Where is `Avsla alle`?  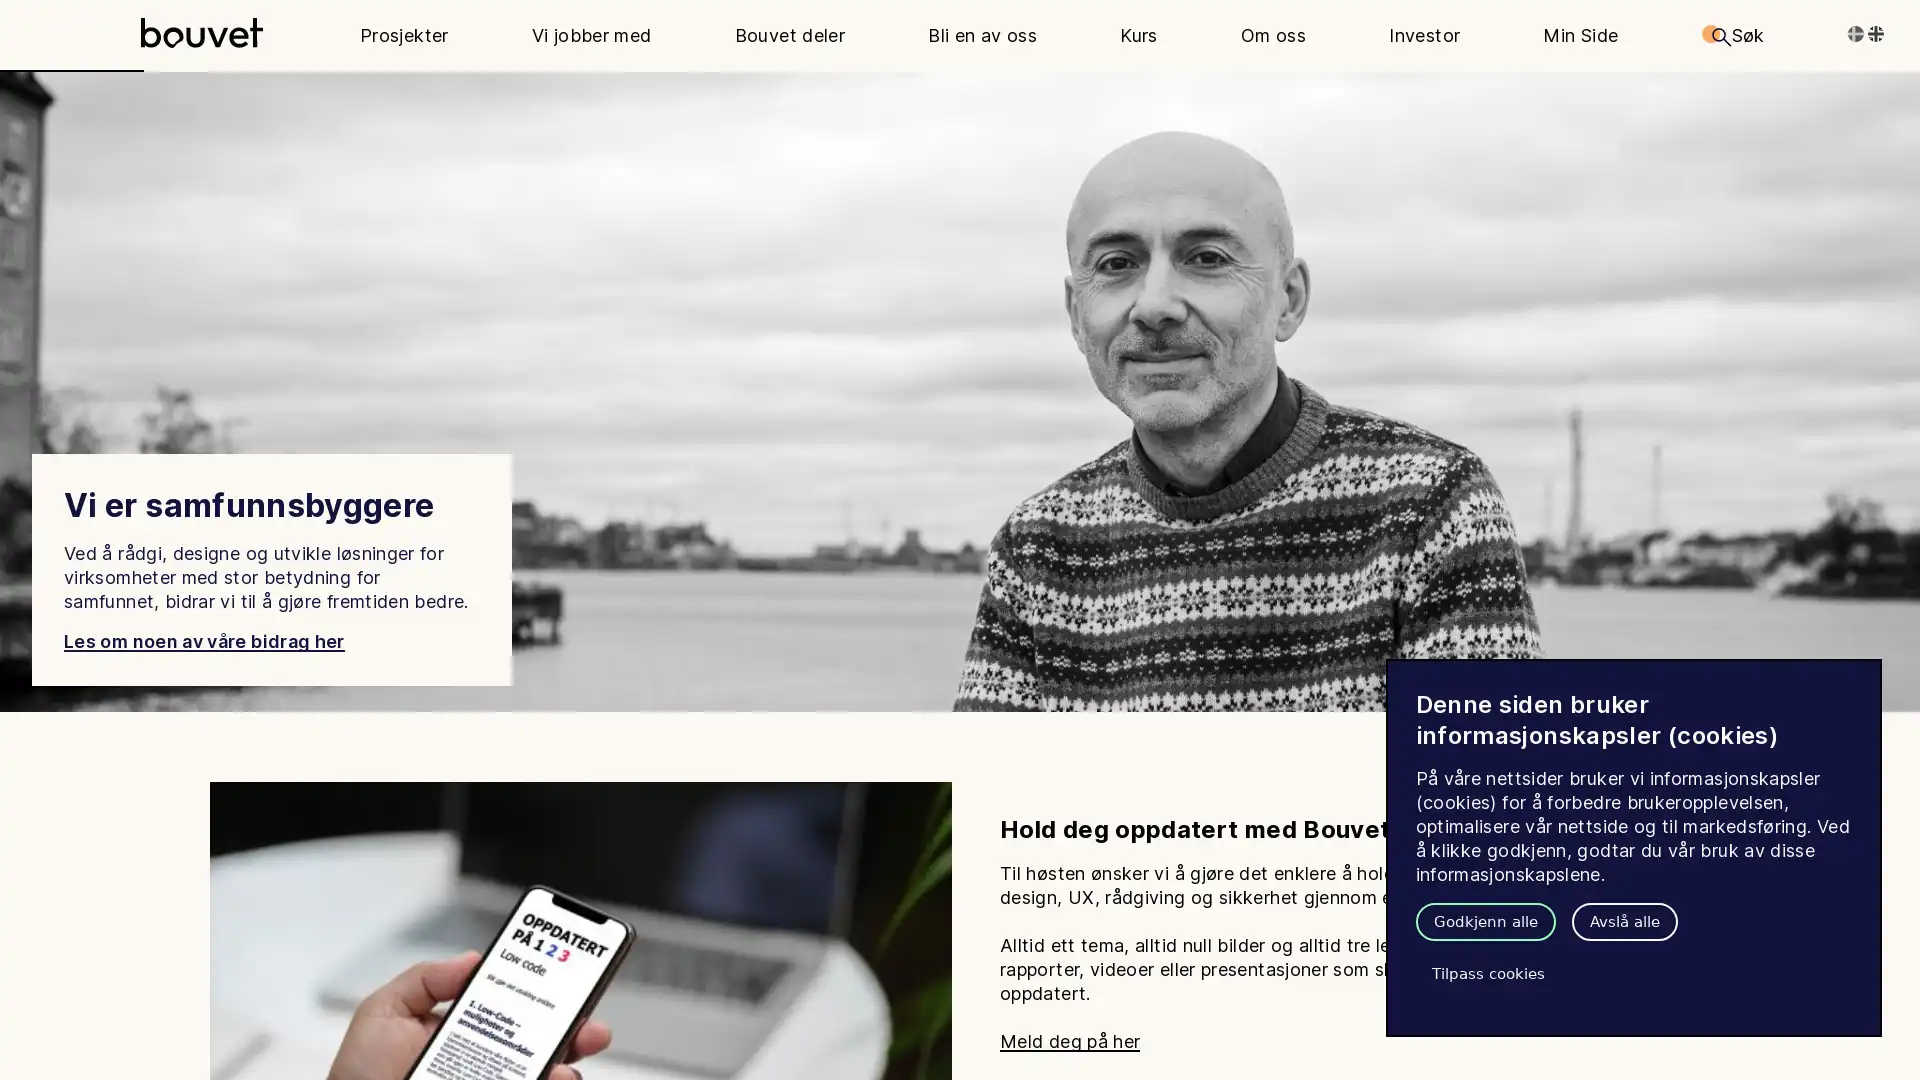
Avsla alle is located at coordinates (1623, 921).